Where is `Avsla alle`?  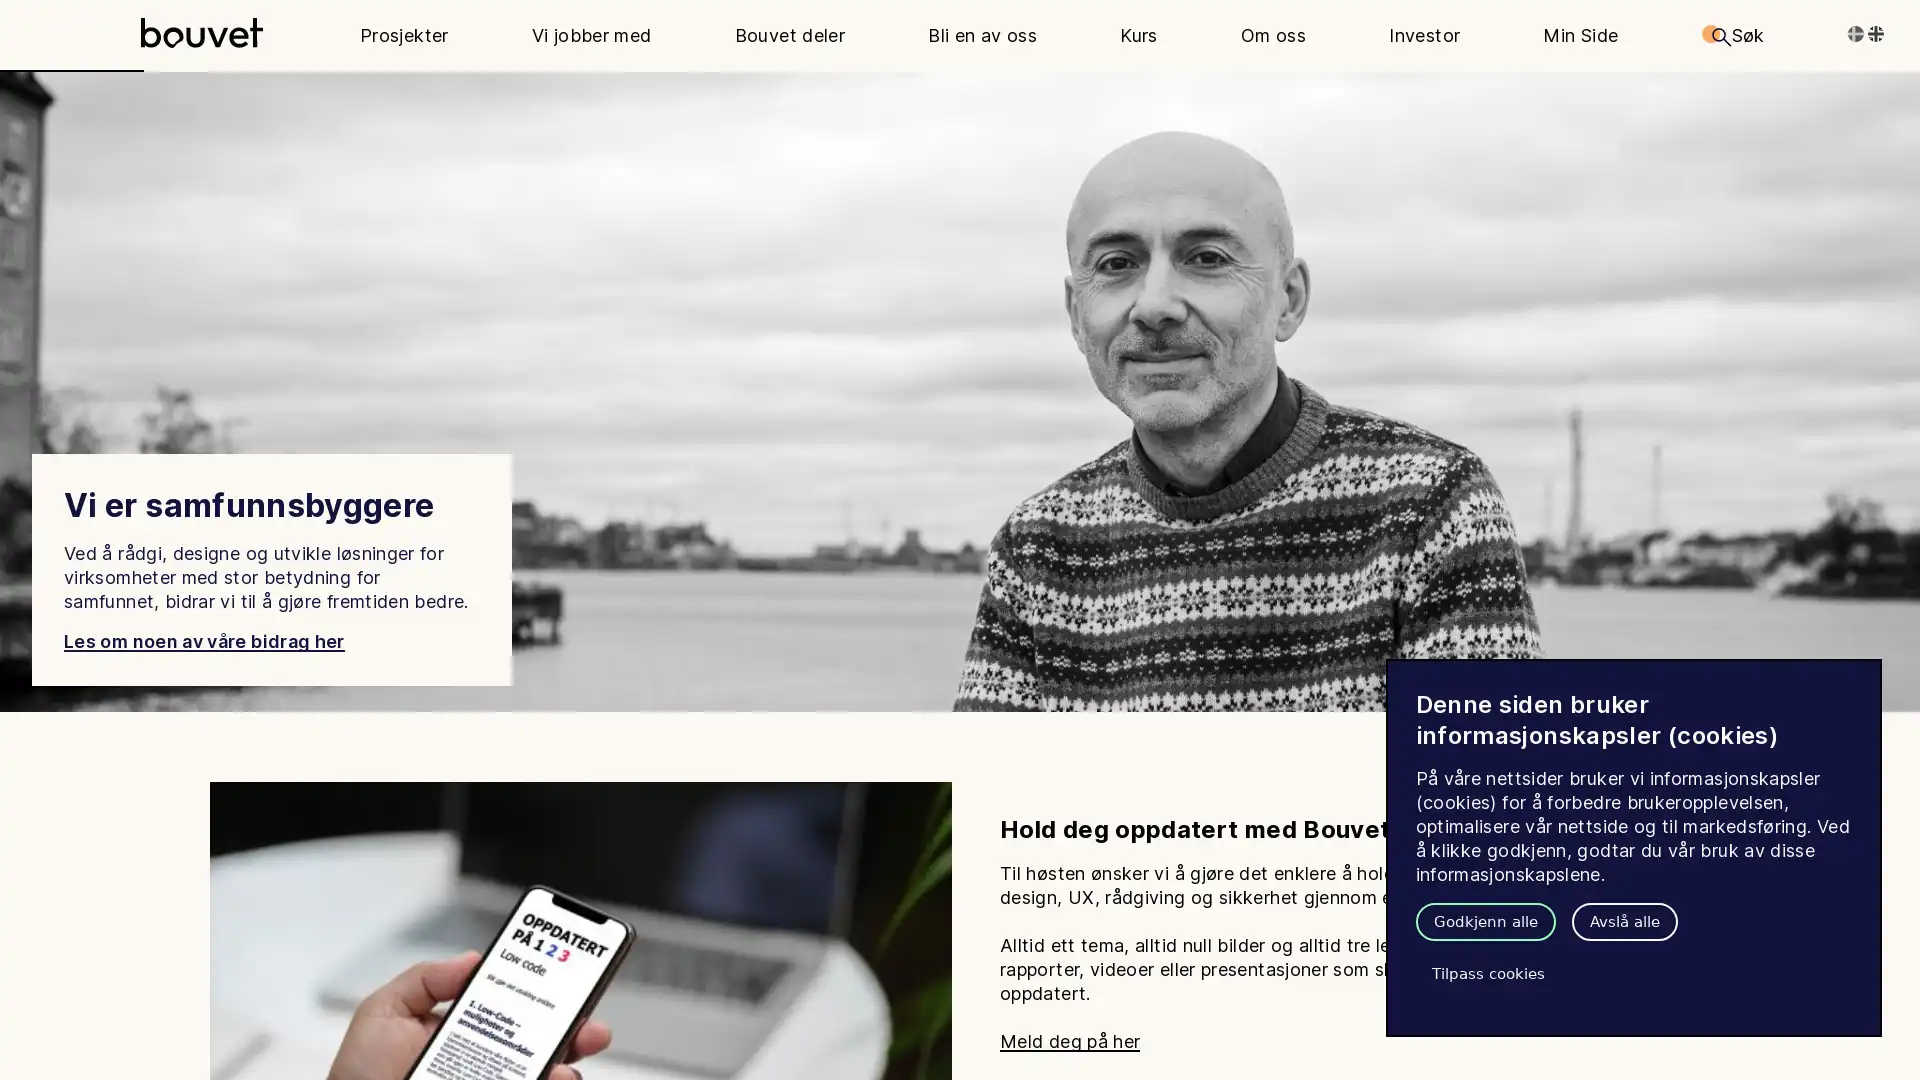
Avsla alle is located at coordinates (1623, 921).